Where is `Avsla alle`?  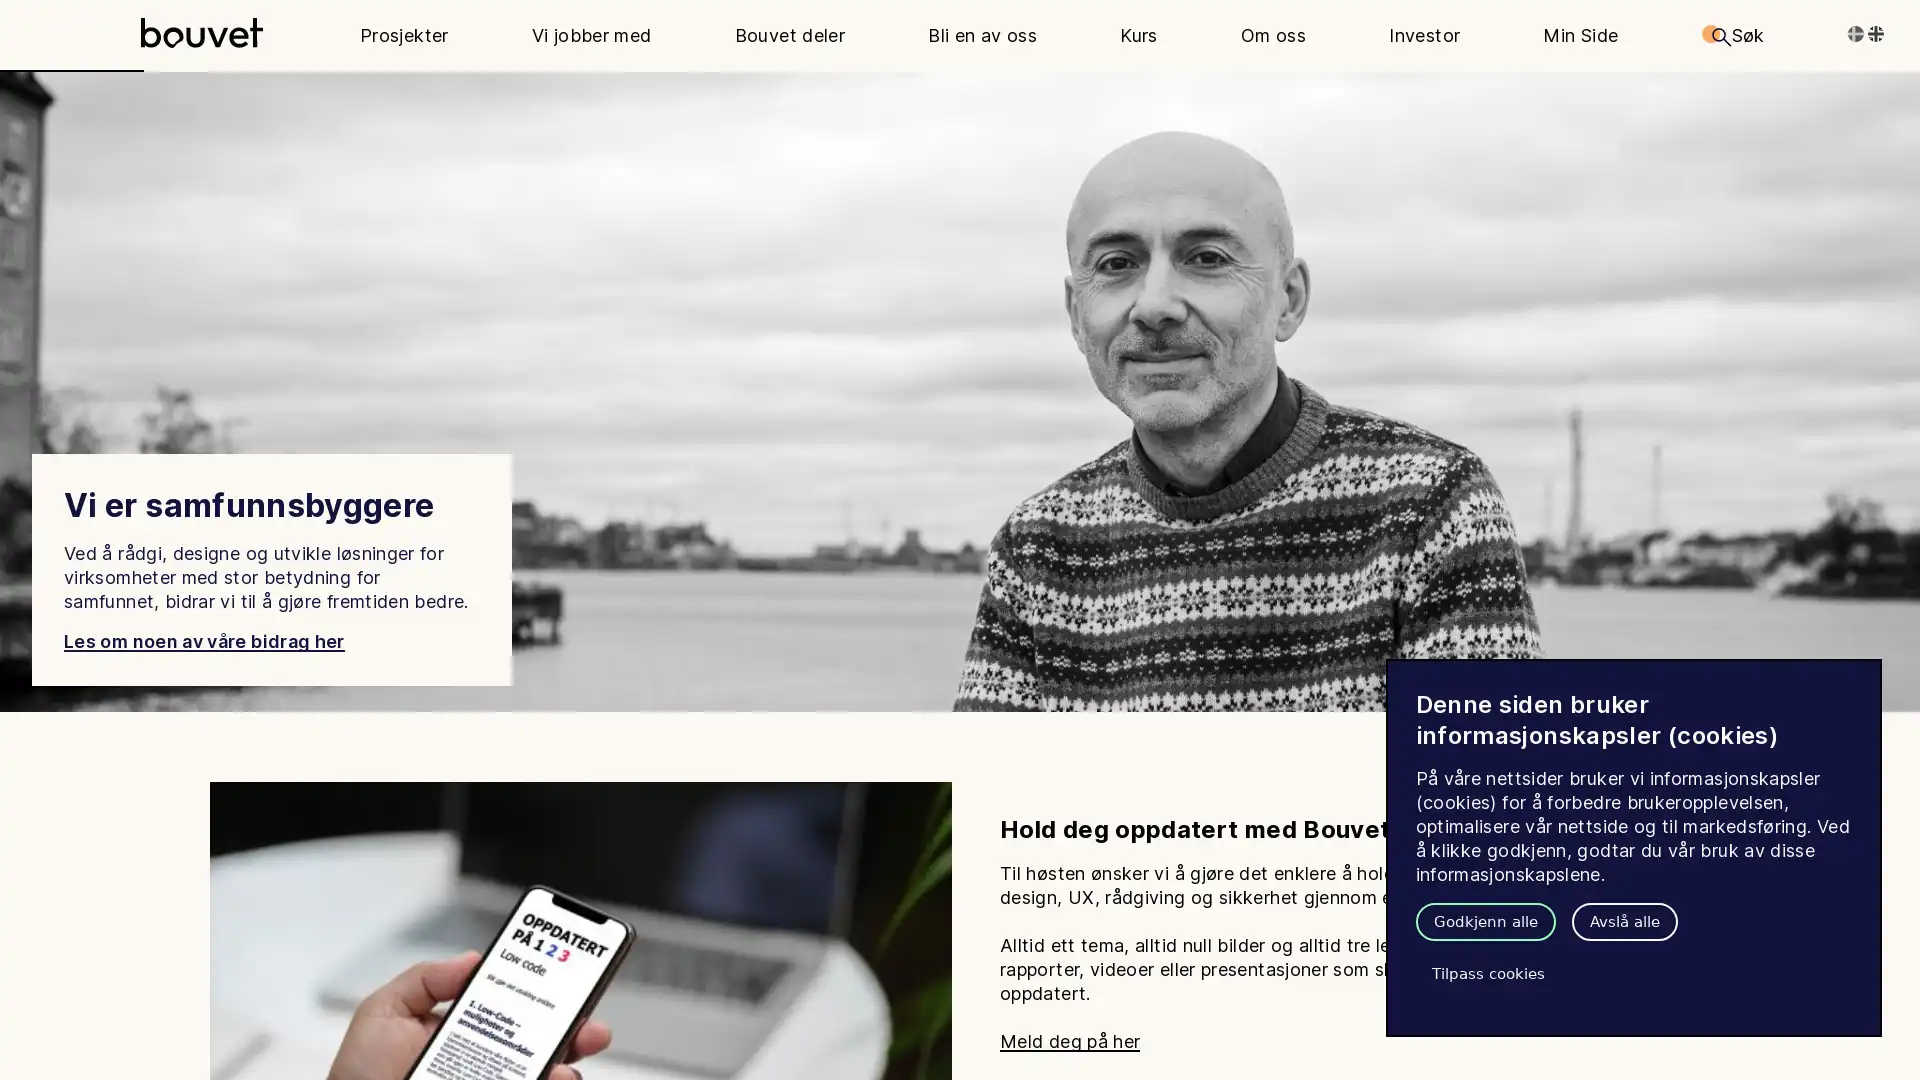
Avsla alle is located at coordinates (1623, 921).